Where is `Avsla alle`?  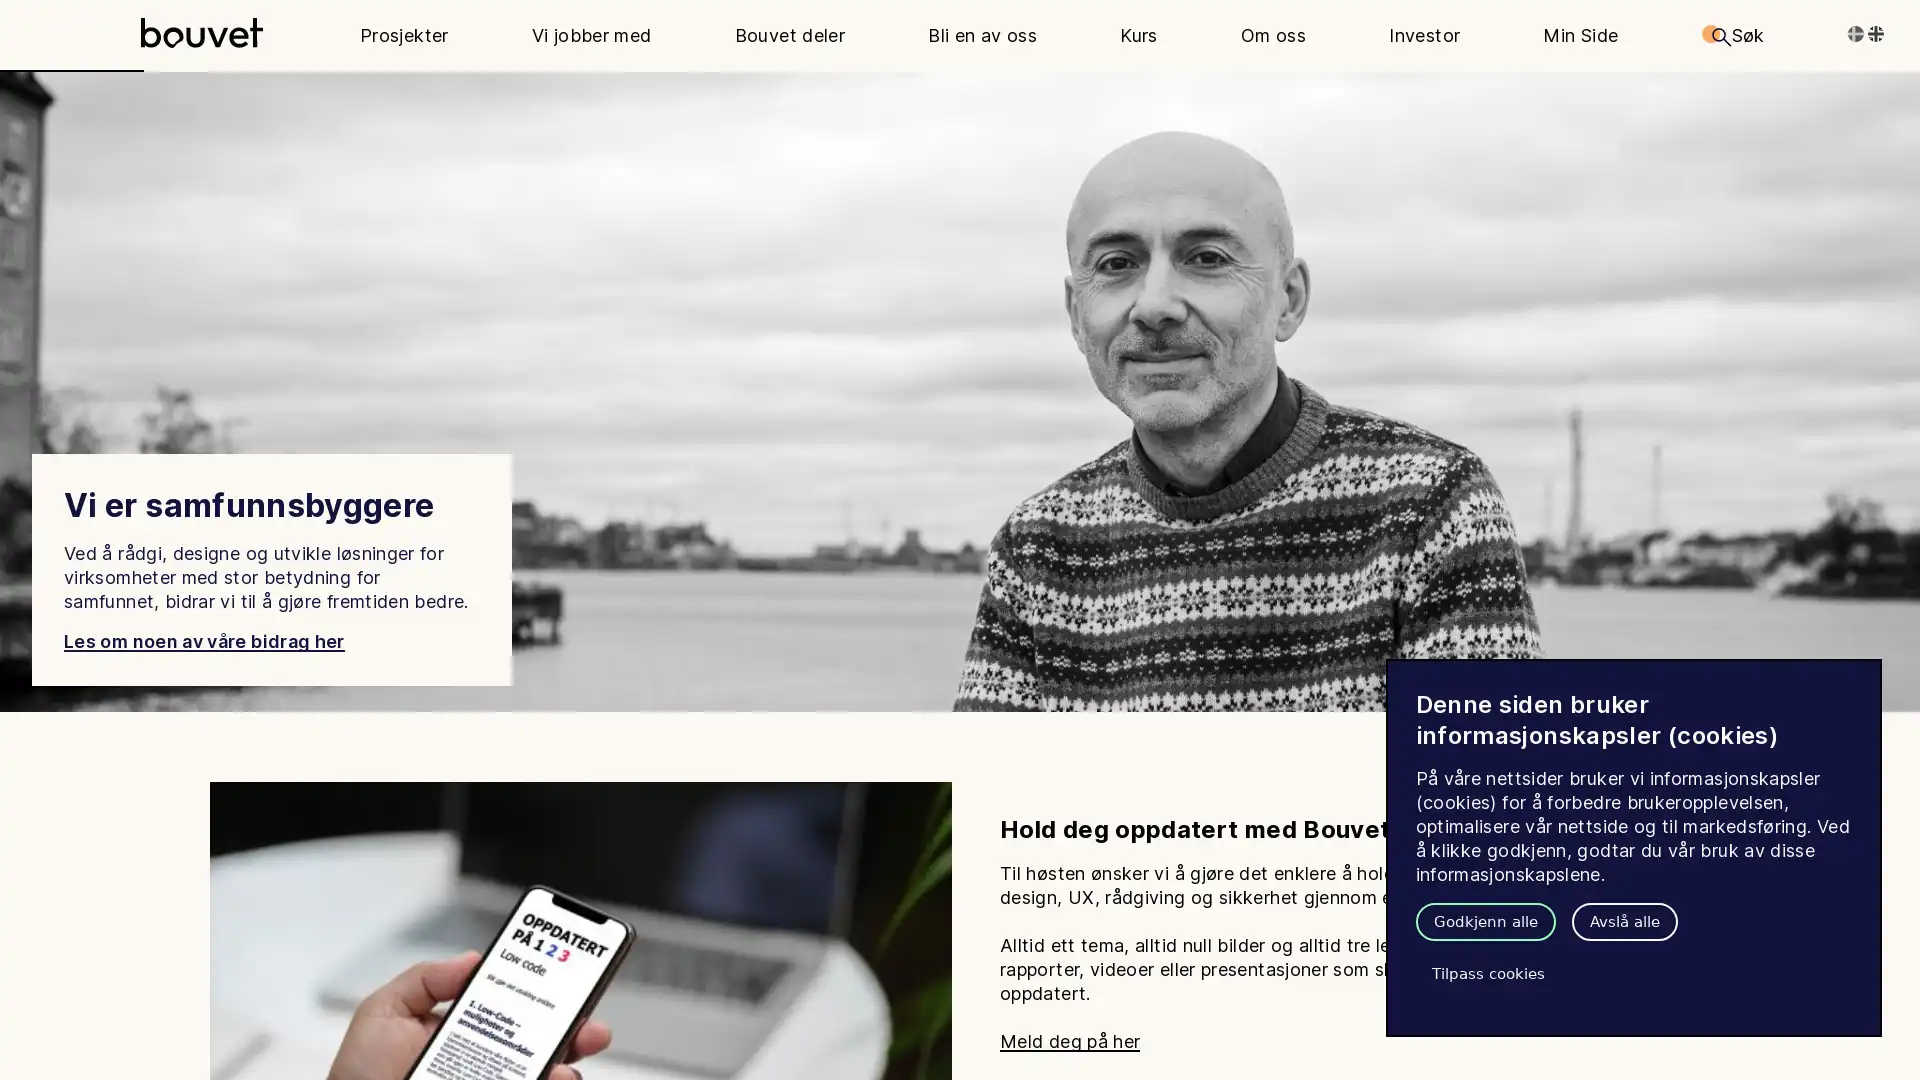
Avsla alle is located at coordinates (1623, 921).